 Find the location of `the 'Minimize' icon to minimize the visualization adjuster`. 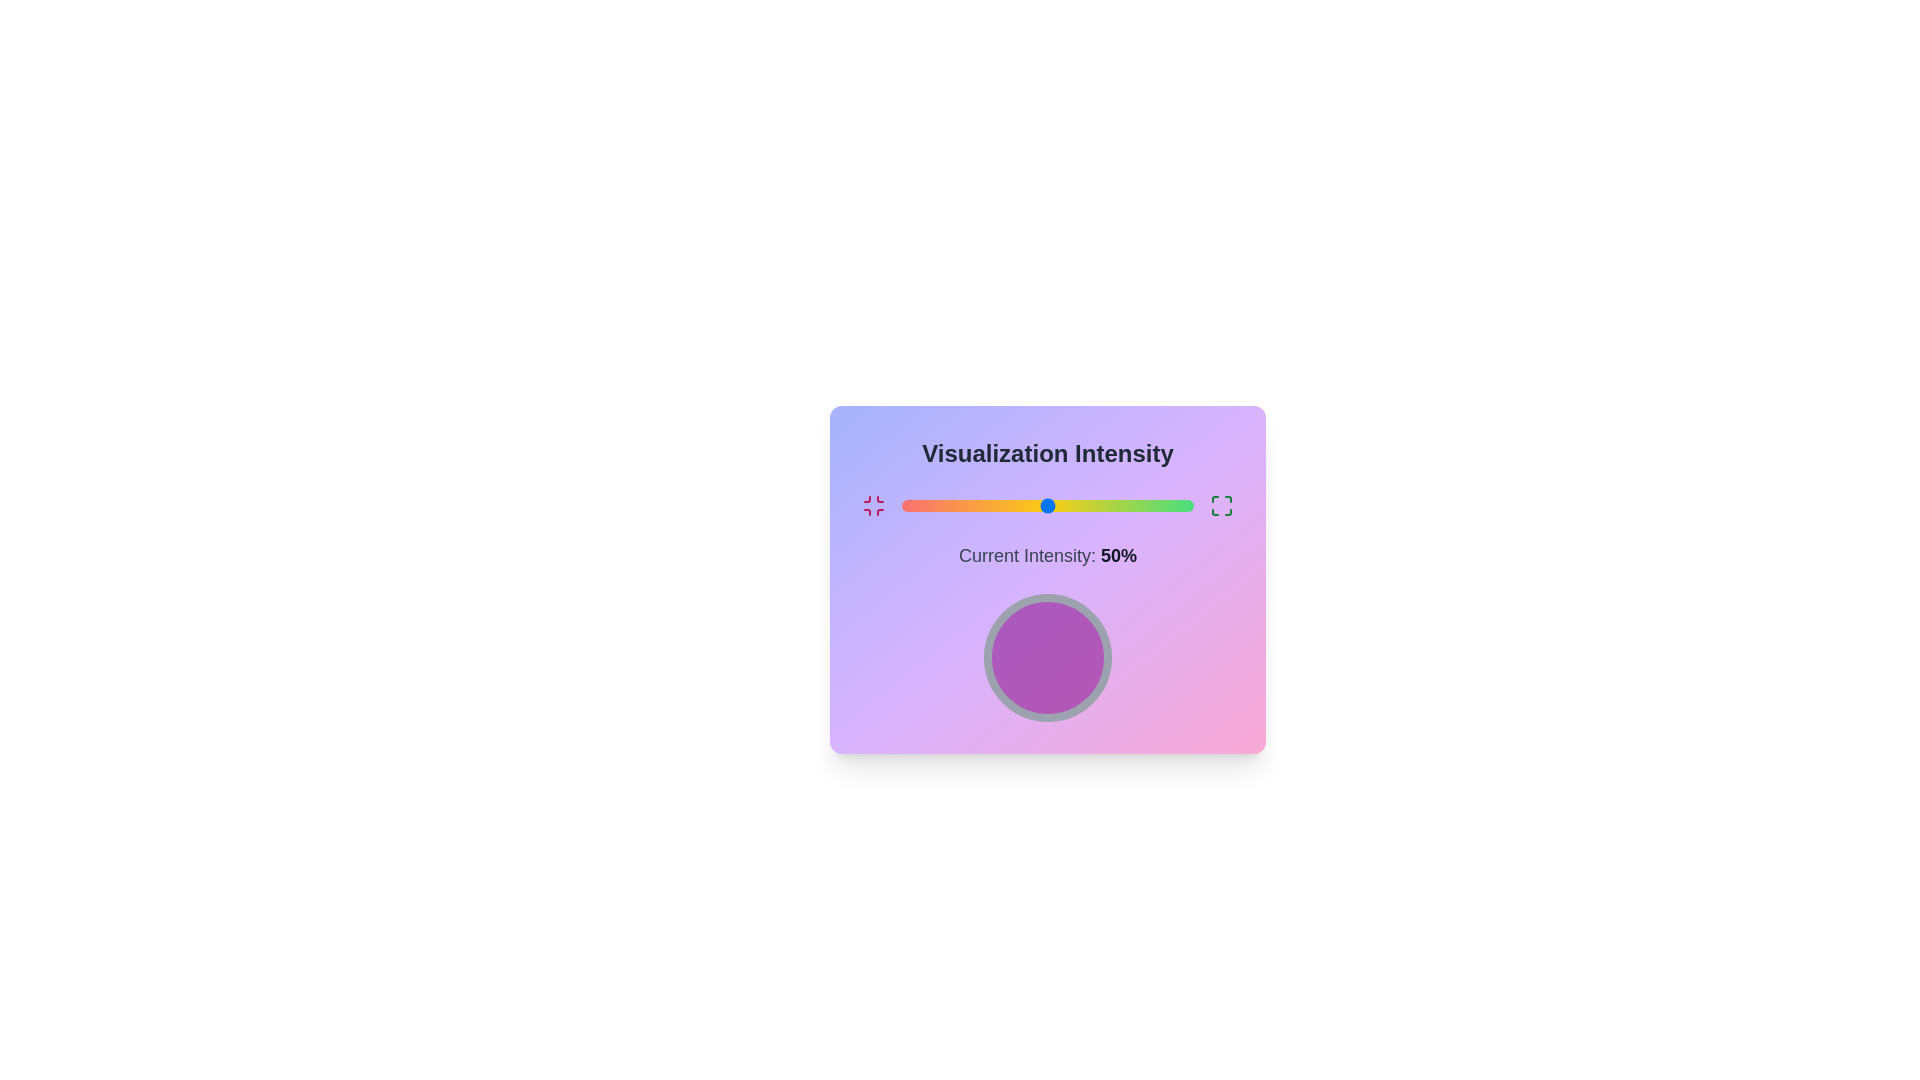

the 'Minimize' icon to minimize the visualization adjuster is located at coordinates (873, 504).